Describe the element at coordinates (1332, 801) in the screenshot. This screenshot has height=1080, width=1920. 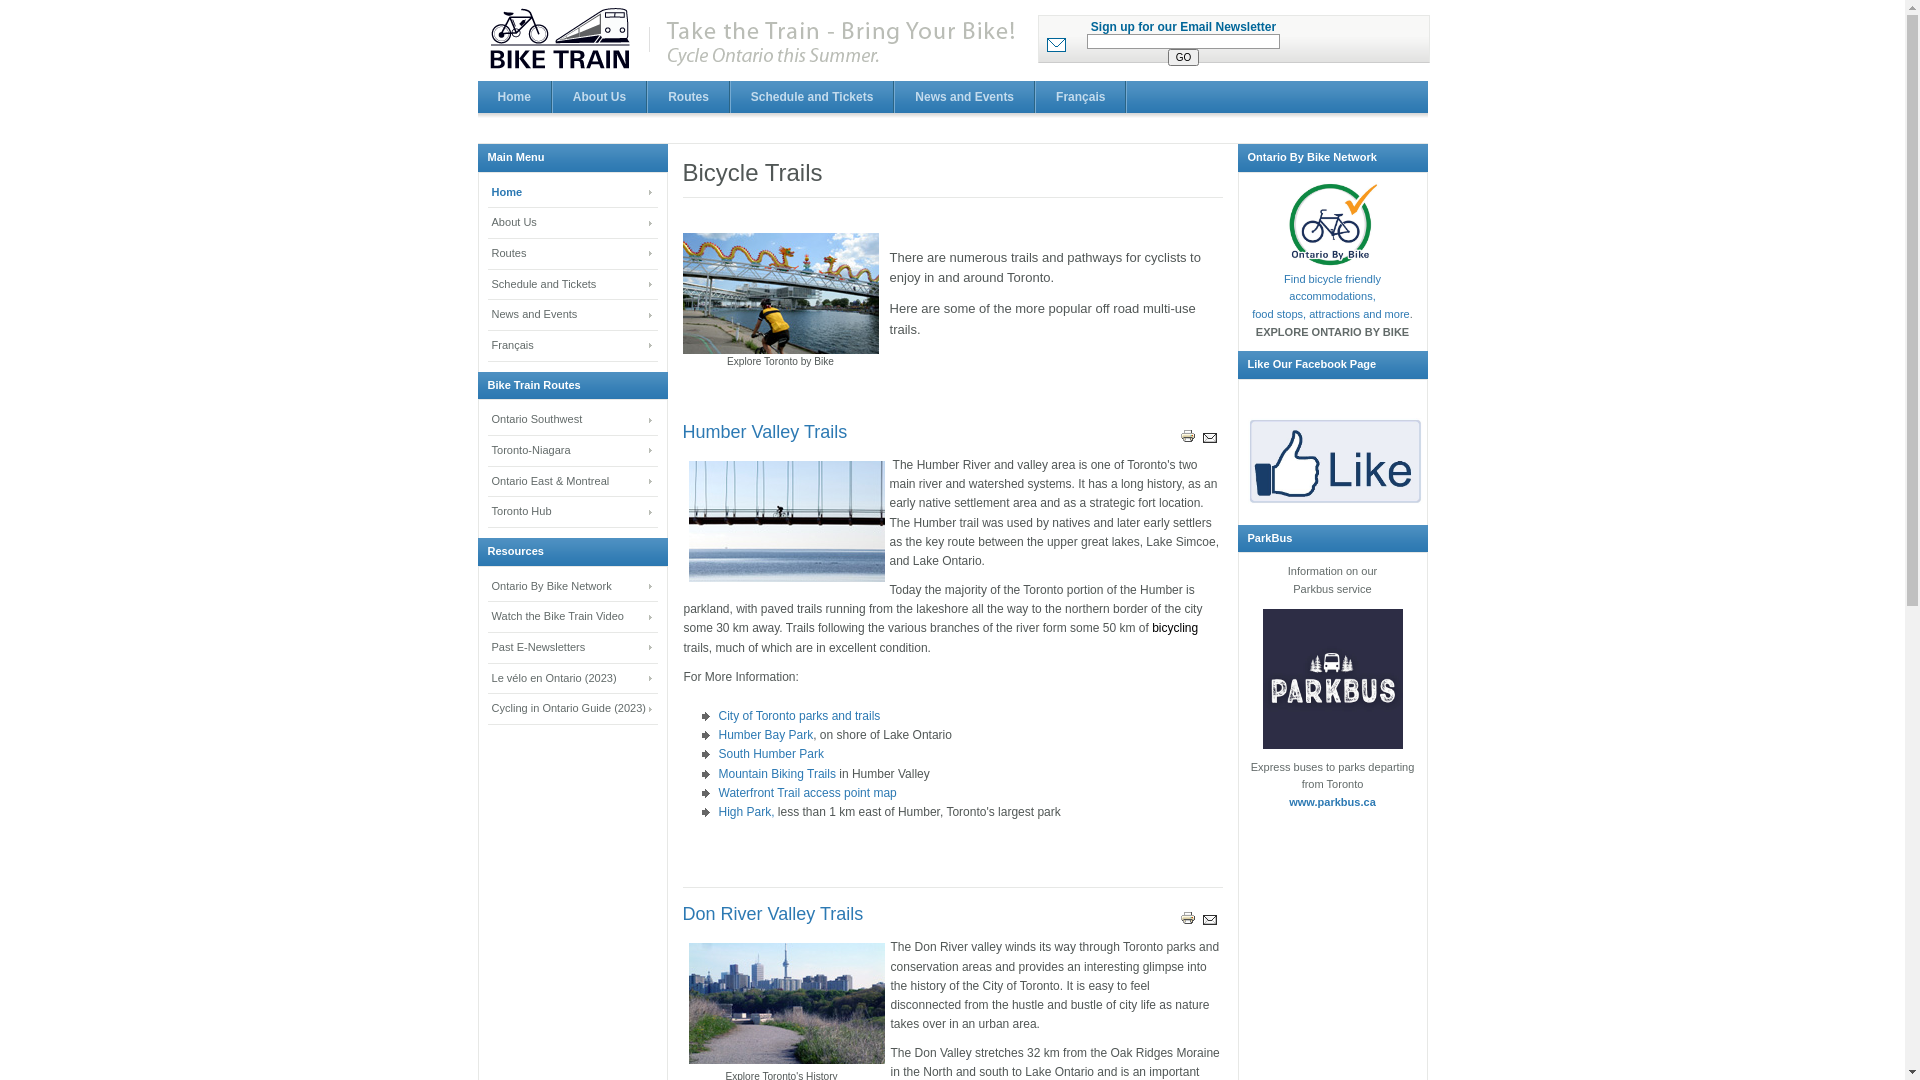
I see `'www.parkbus.ca'` at that location.